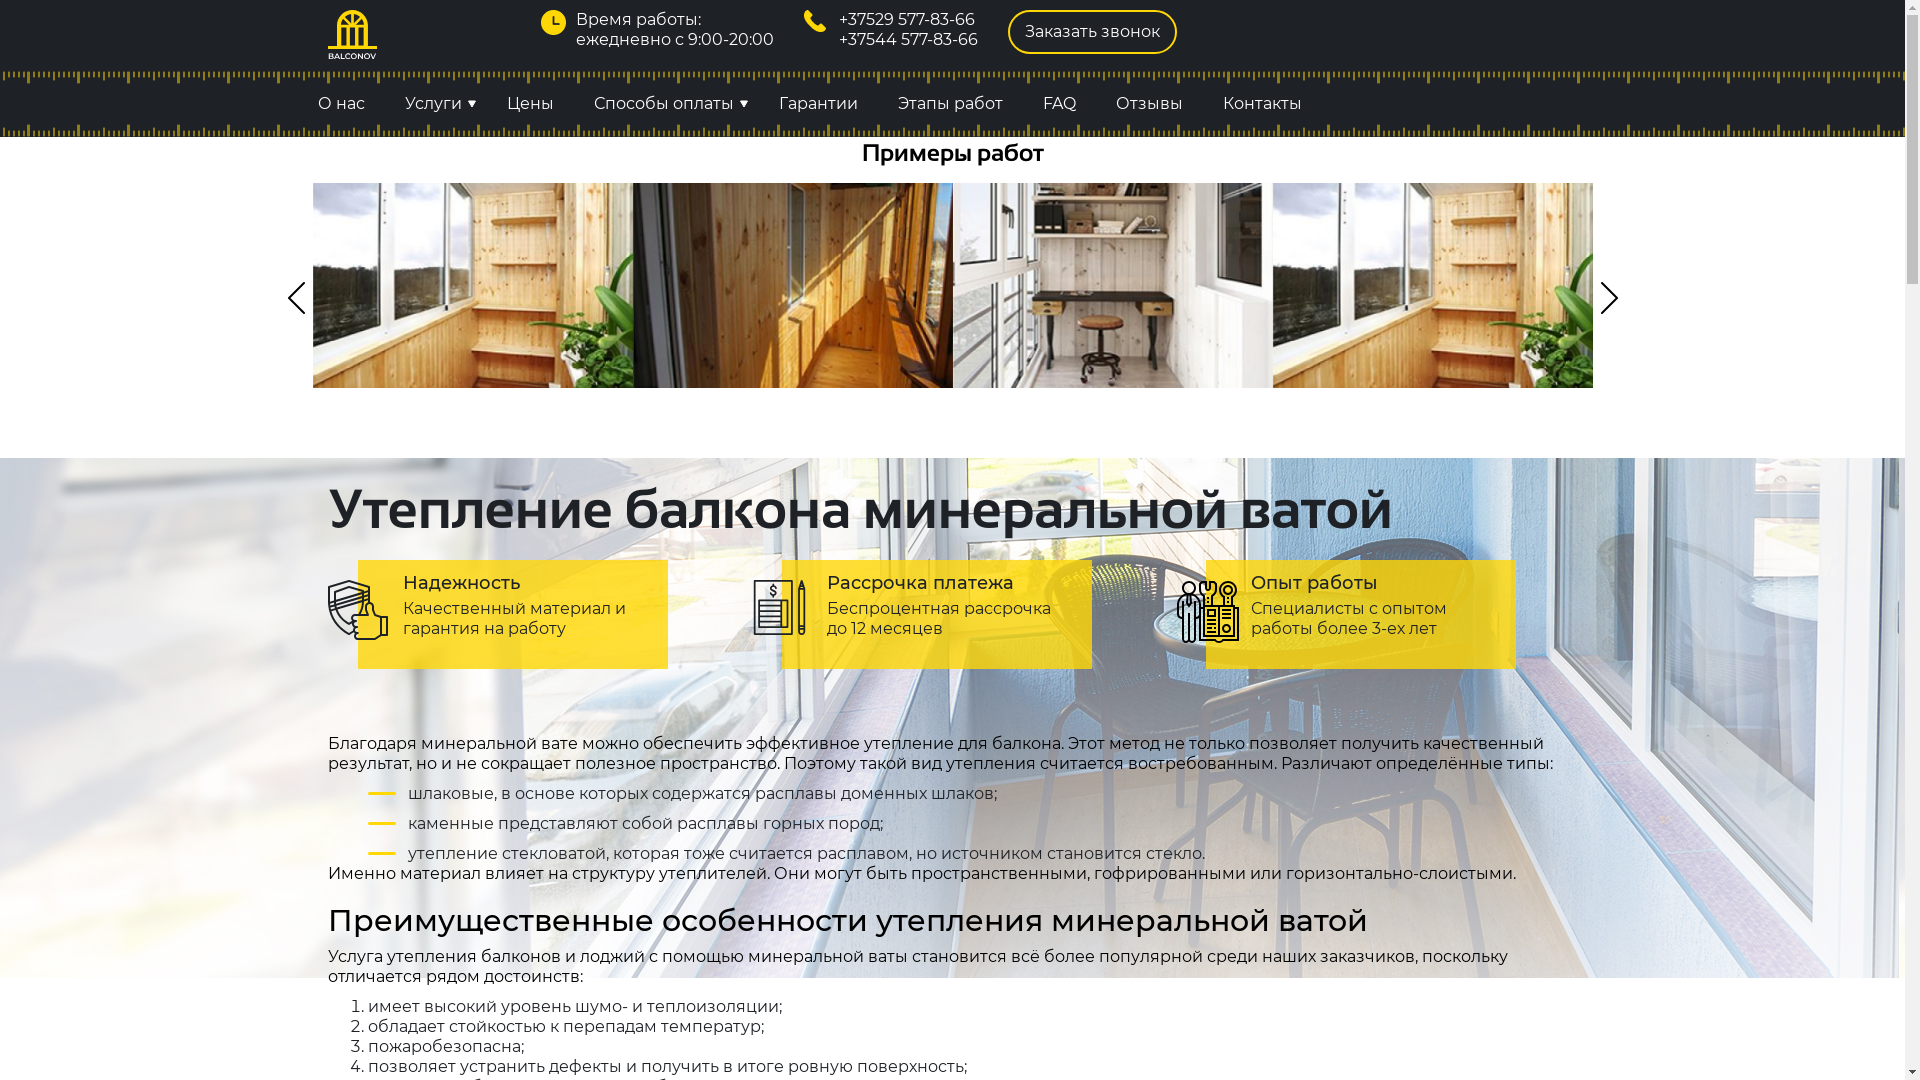  I want to click on '+37529 577-83-66', so click(839, 19).